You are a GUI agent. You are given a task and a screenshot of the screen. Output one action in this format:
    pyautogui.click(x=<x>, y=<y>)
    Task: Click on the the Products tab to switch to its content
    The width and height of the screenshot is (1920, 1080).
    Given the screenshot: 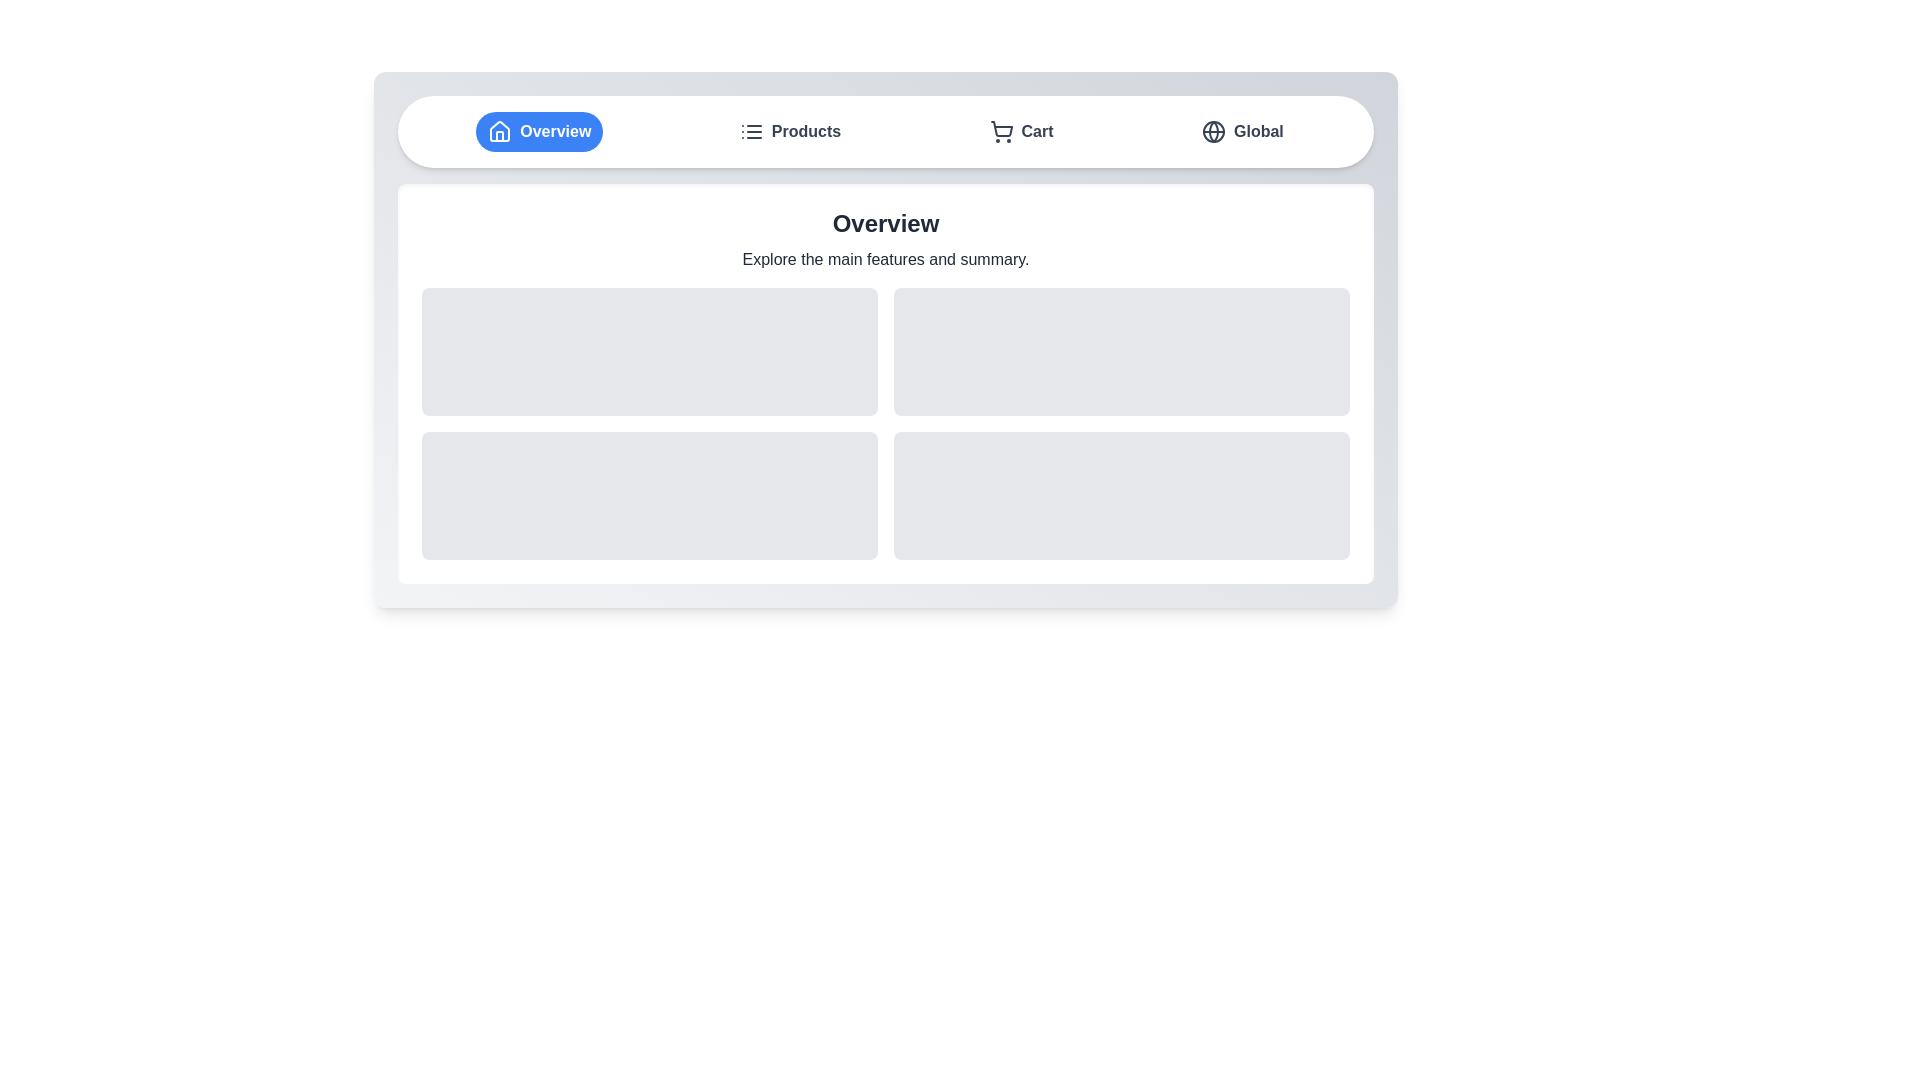 What is the action you would take?
    pyautogui.click(x=789, y=131)
    